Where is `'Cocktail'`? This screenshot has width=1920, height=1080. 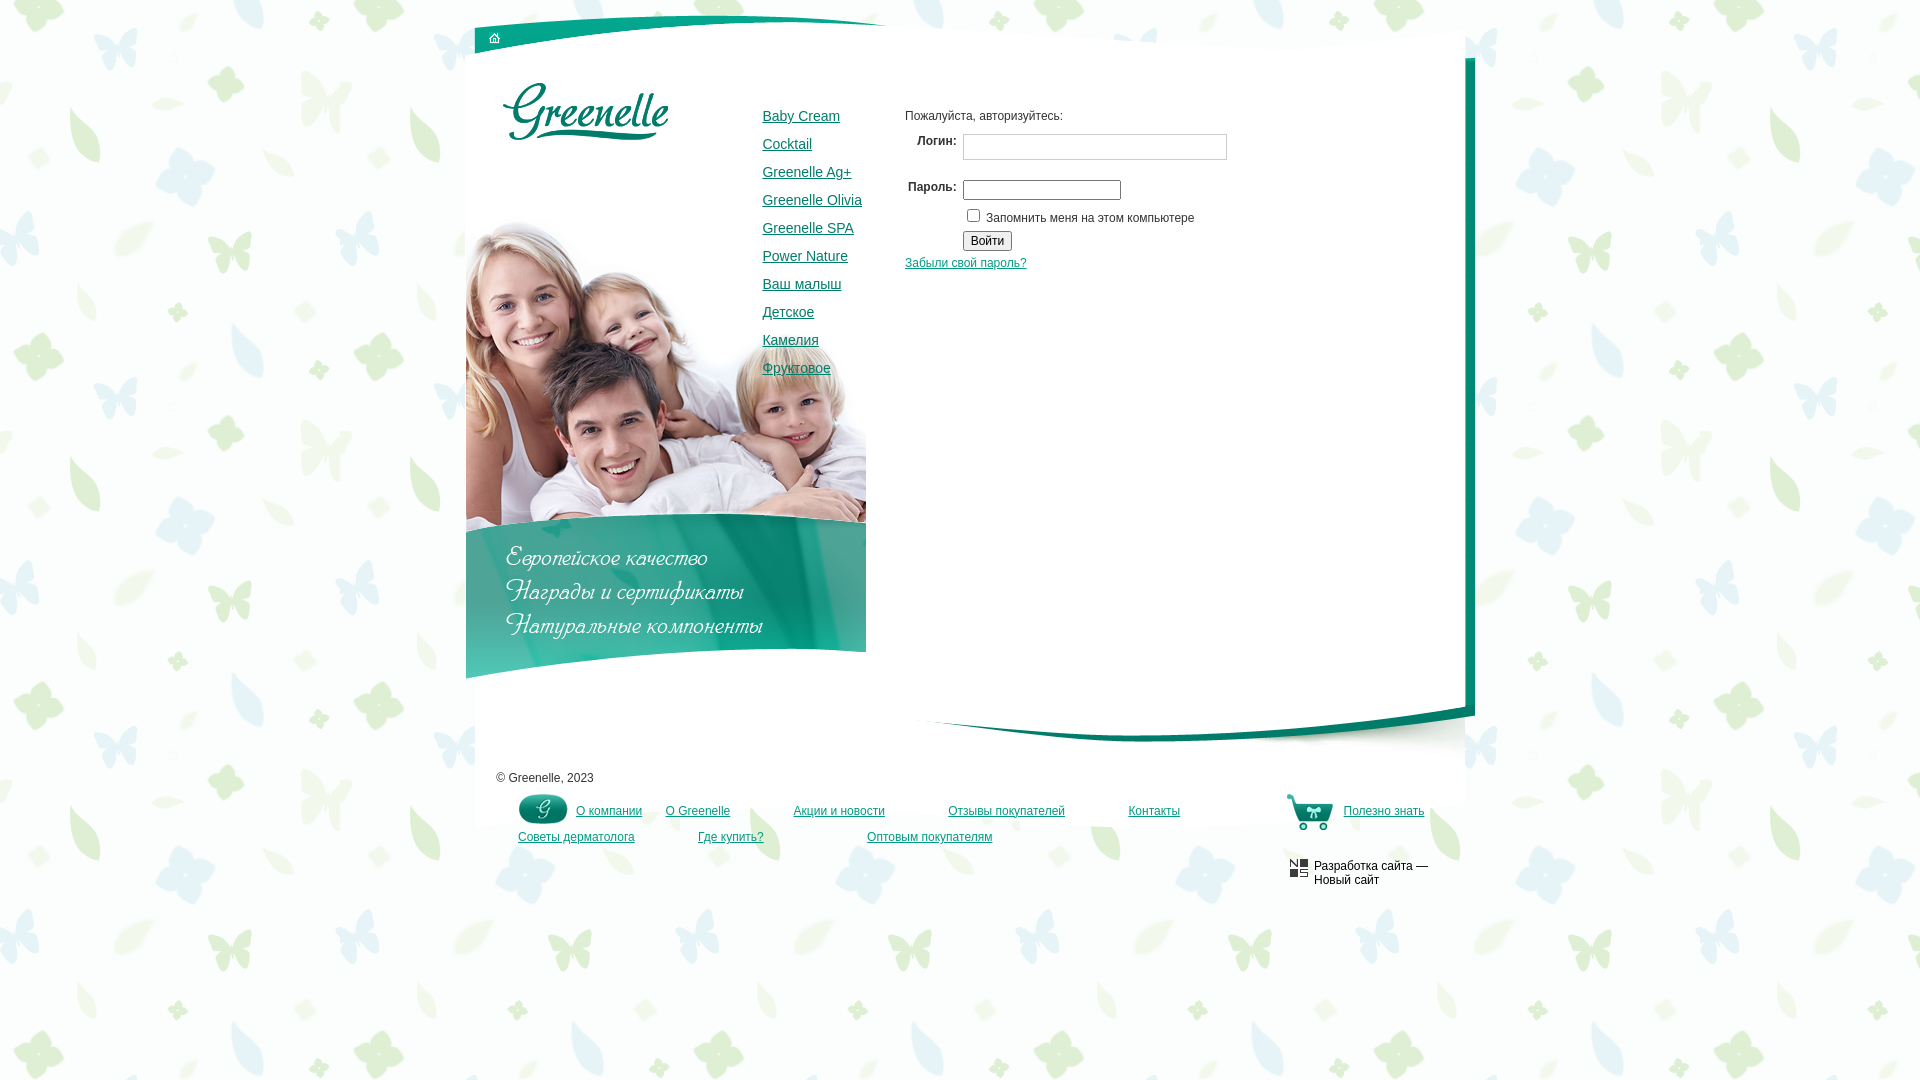 'Cocktail' is located at coordinates (811, 142).